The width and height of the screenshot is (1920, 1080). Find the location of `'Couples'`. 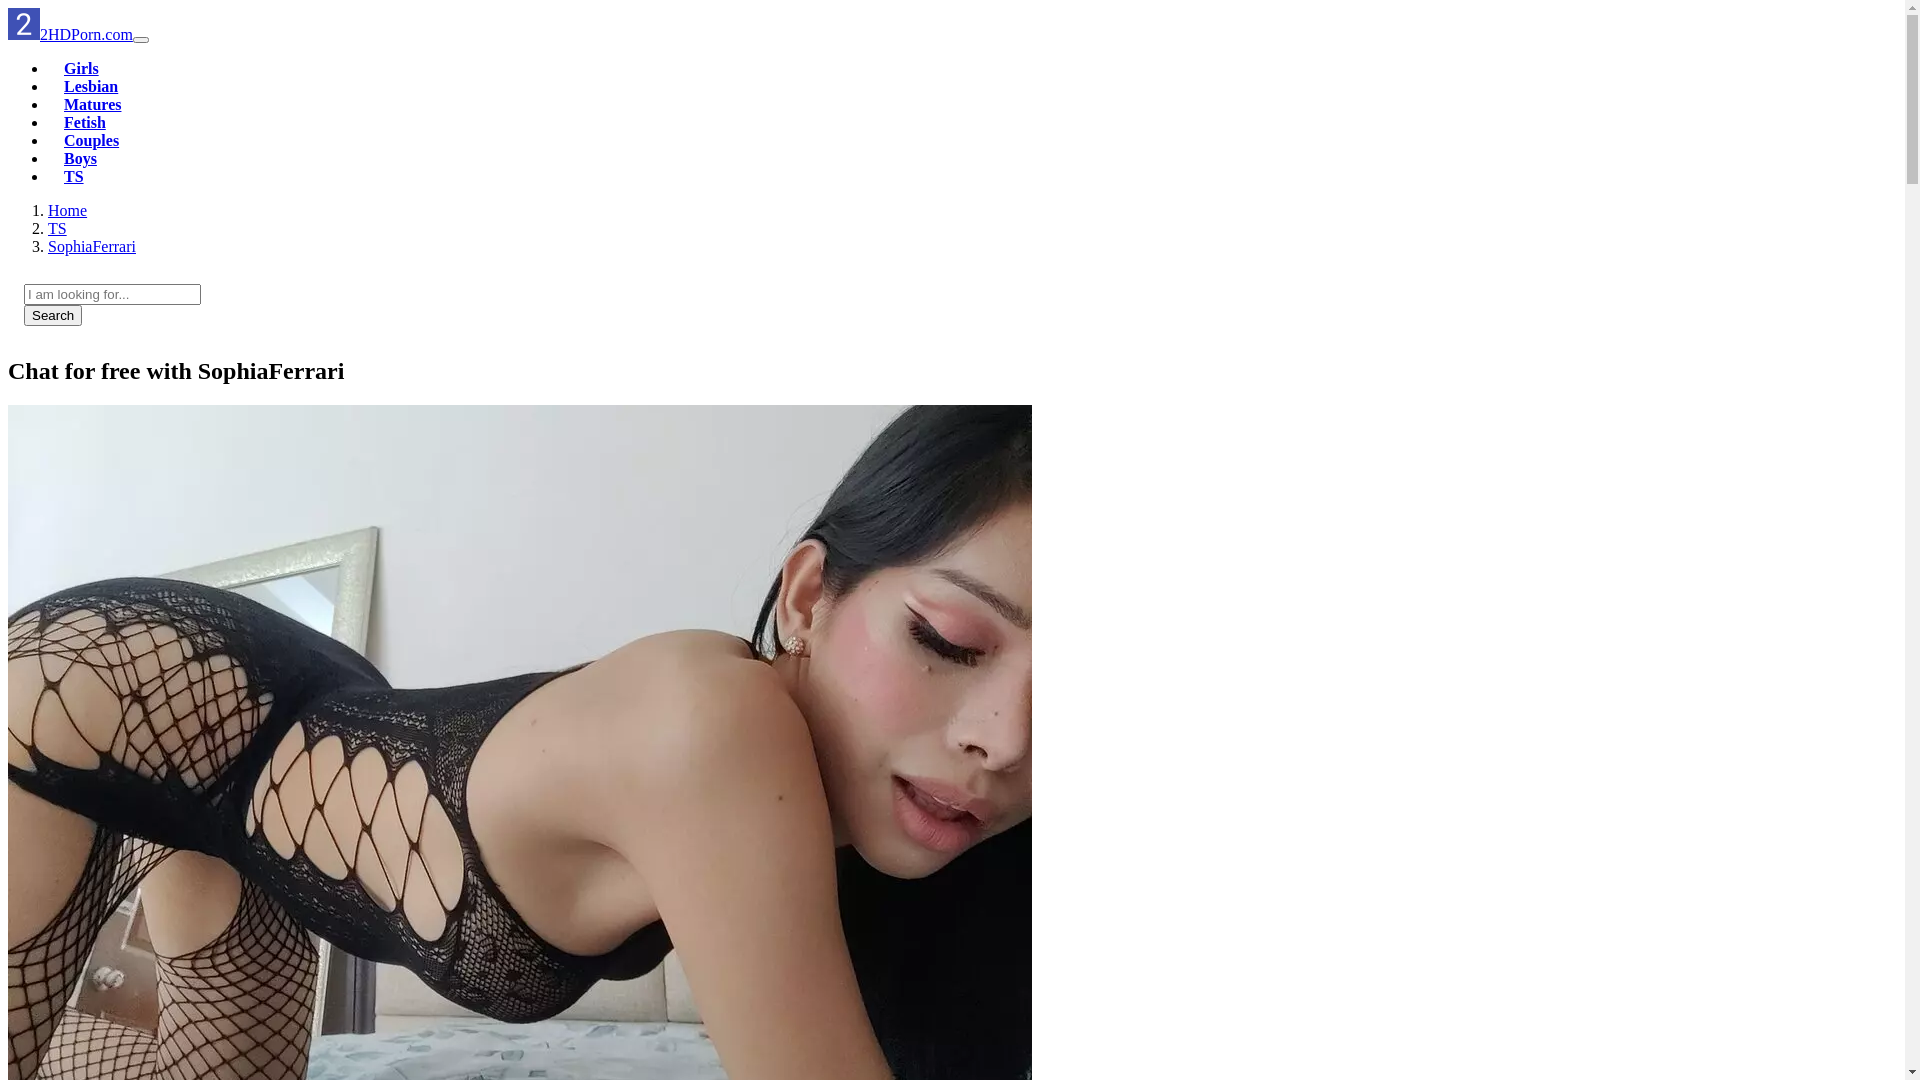

'Couples' is located at coordinates (90, 139).